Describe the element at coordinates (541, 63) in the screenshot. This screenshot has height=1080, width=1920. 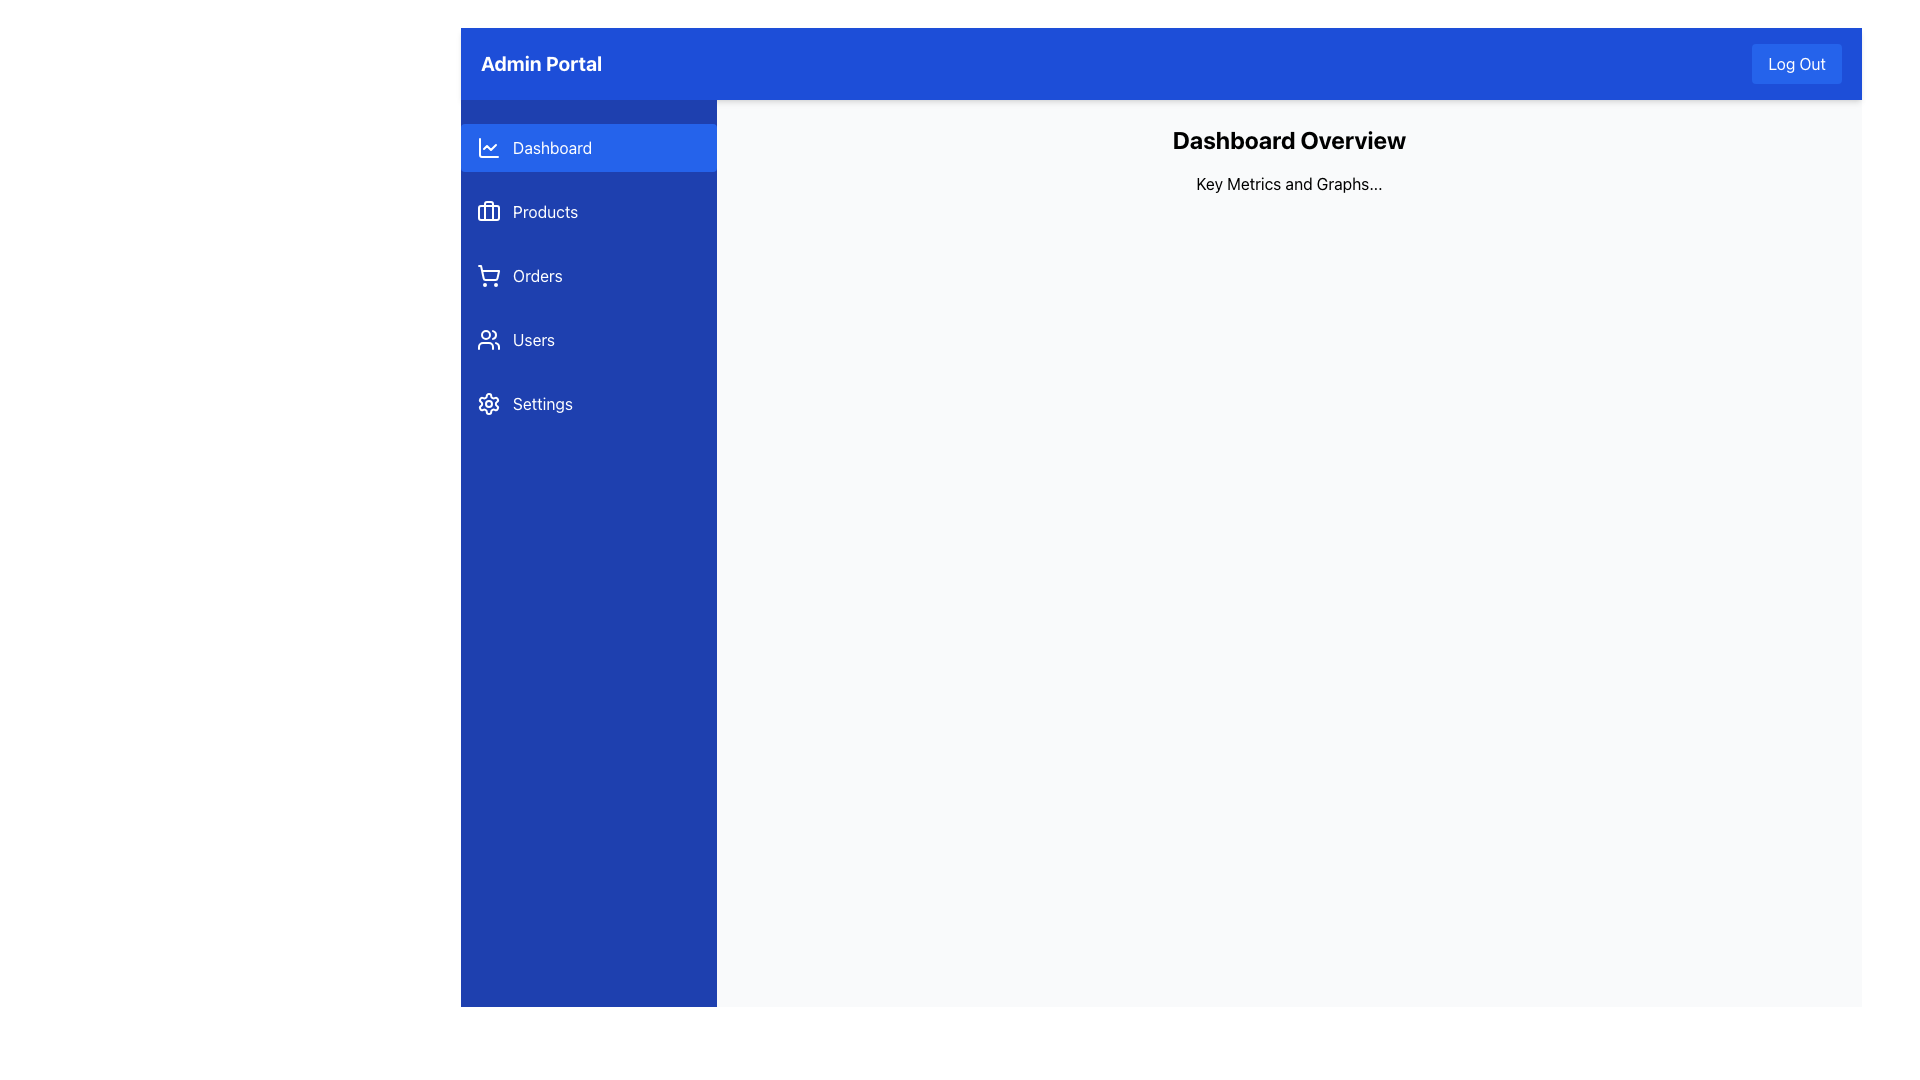
I see `the Text Label that serves as the title or branding label for the application interface, located near the top-left of the header area` at that location.